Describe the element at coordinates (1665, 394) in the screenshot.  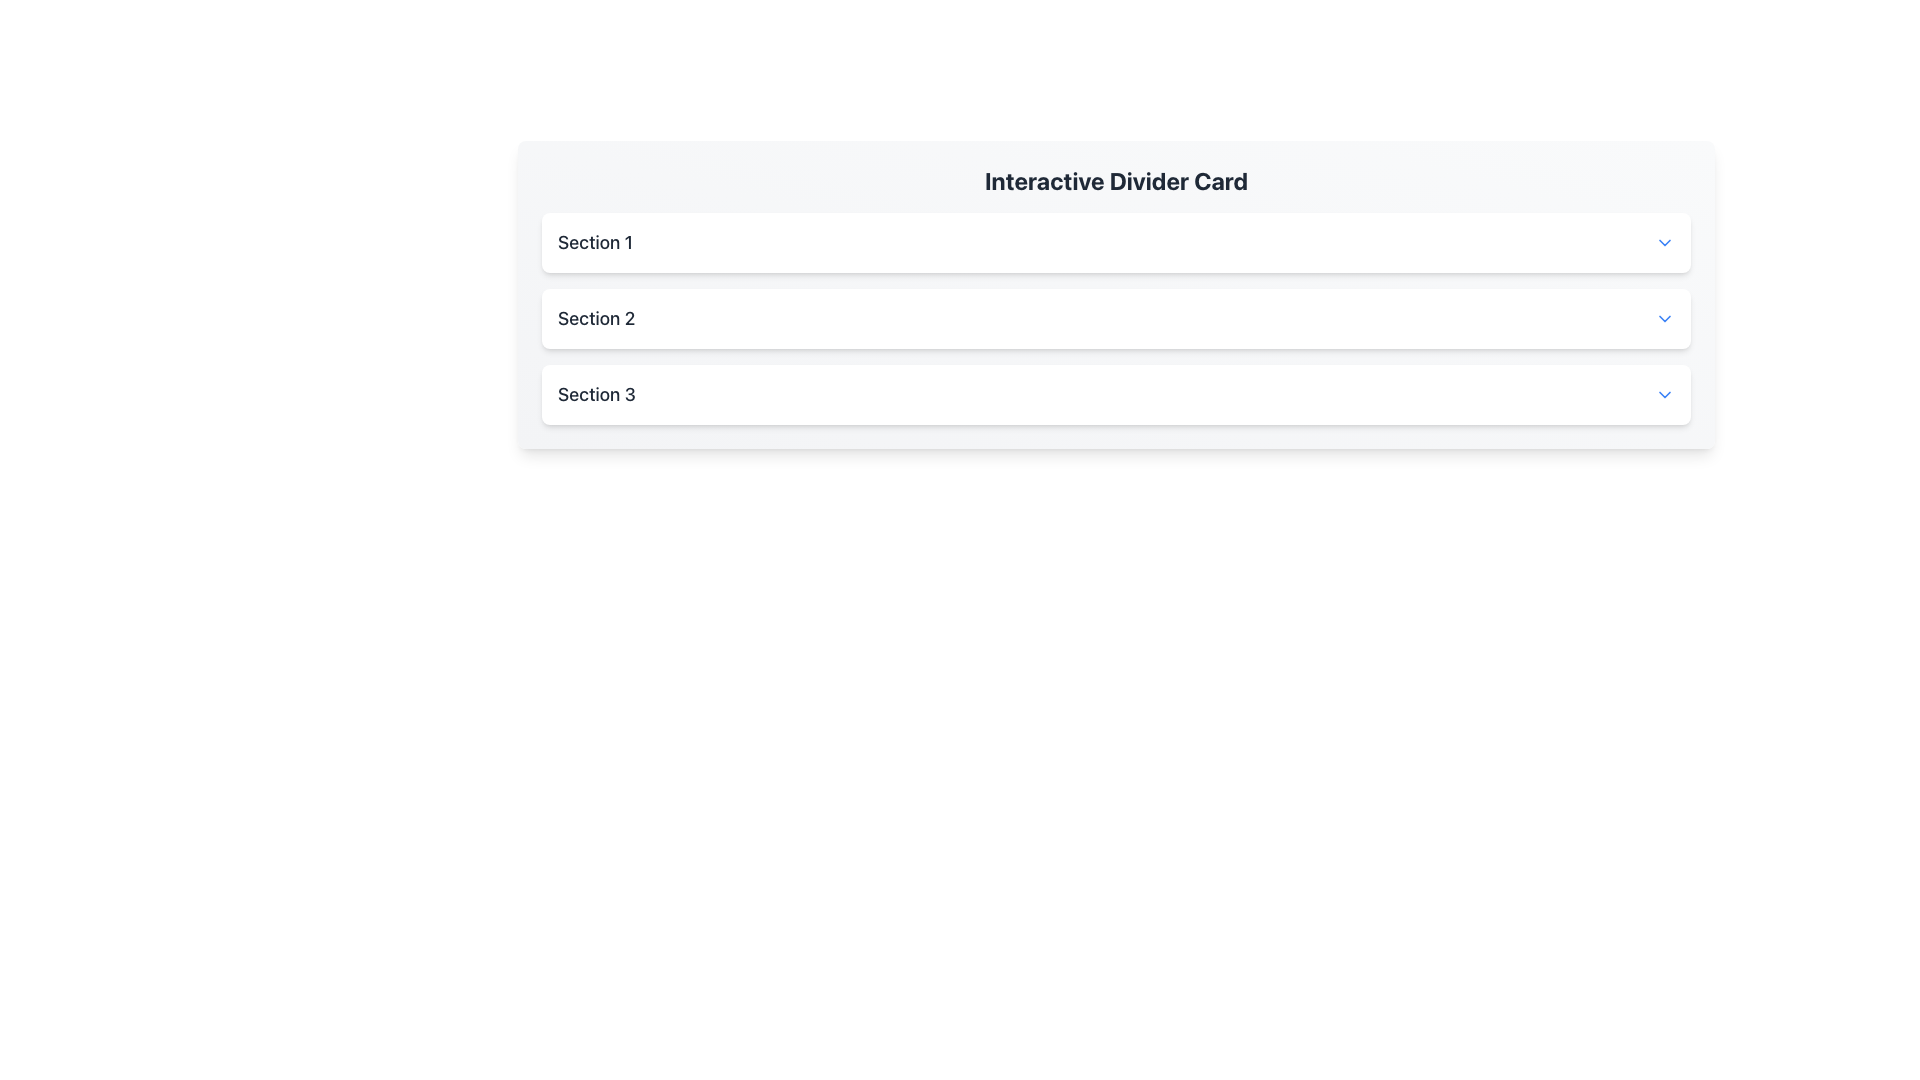
I see `the toggle icon at the far-right end of the 'Section 3' row to possibly reveal additional information` at that location.